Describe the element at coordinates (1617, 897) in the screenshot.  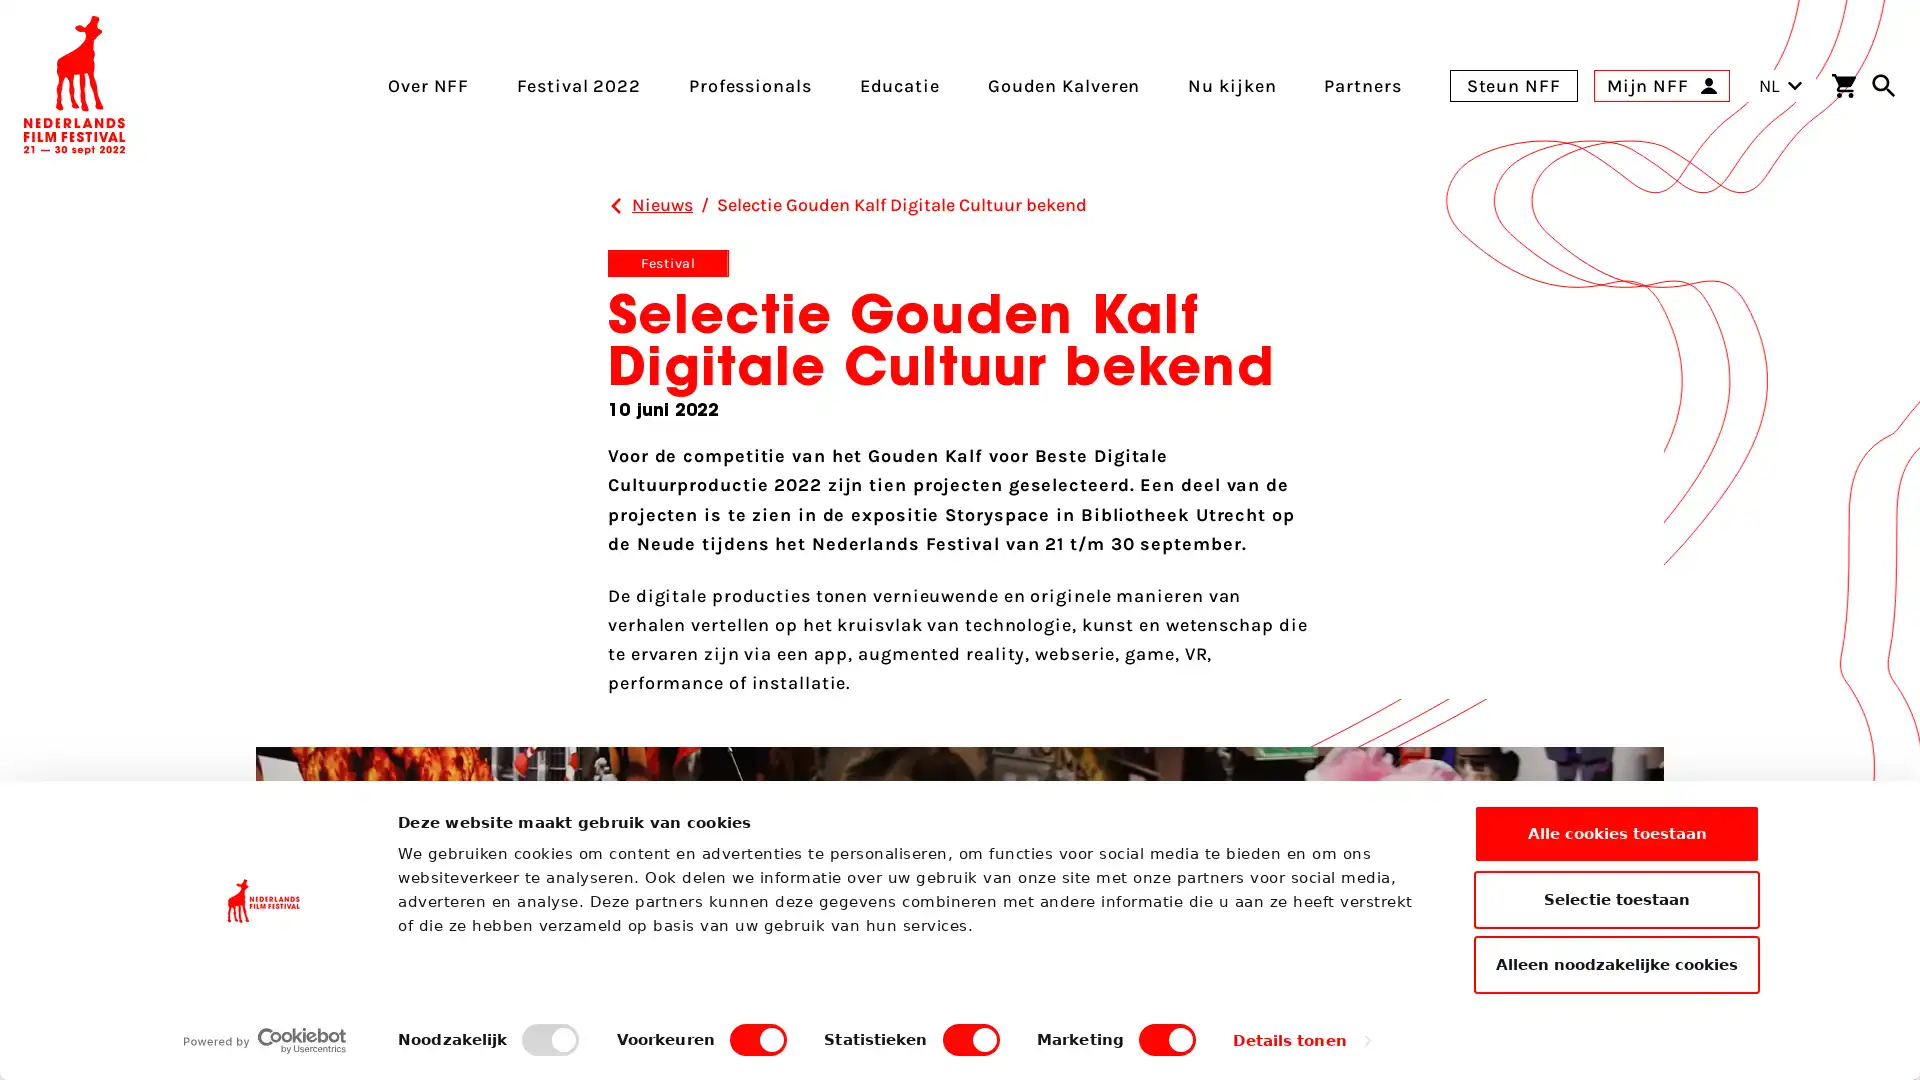
I see `Selectie toestaan` at that location.